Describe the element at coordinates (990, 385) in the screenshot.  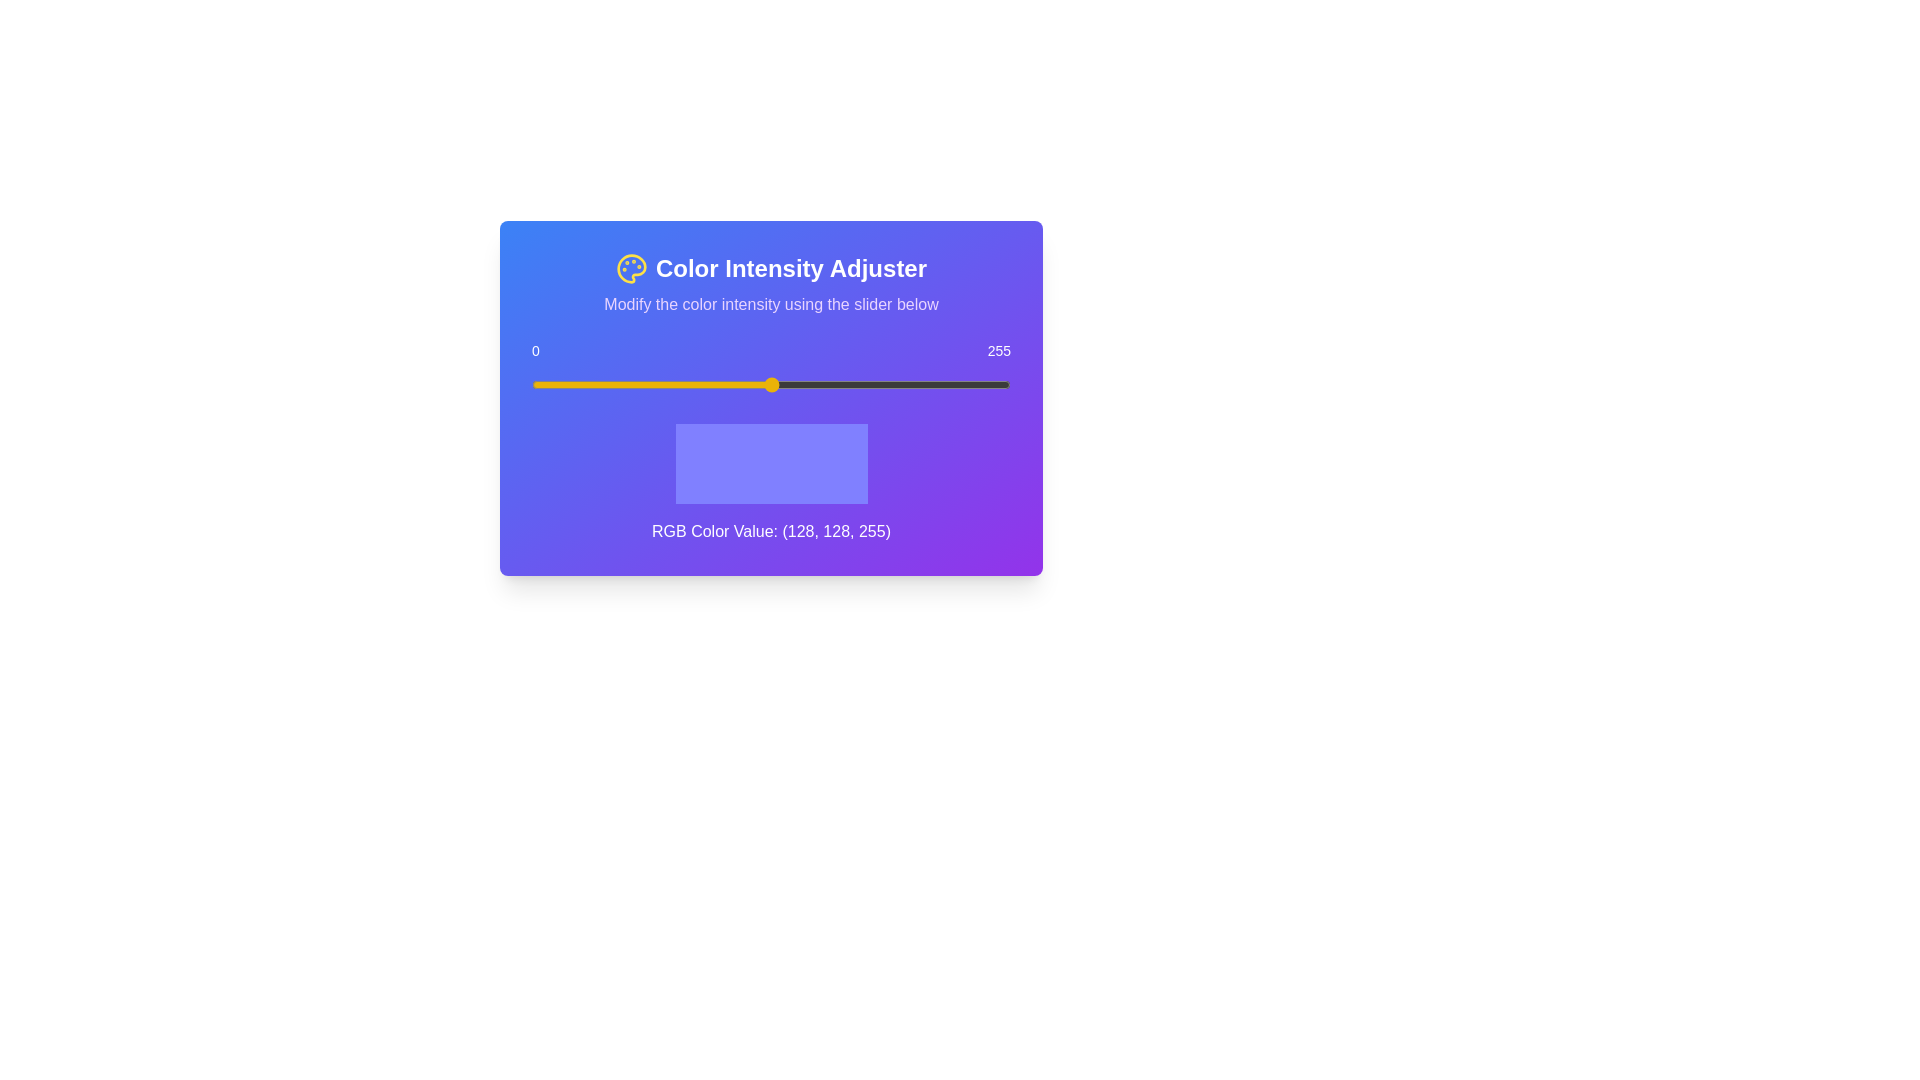
I see `the slider to set the color intensity to 244` at that location.